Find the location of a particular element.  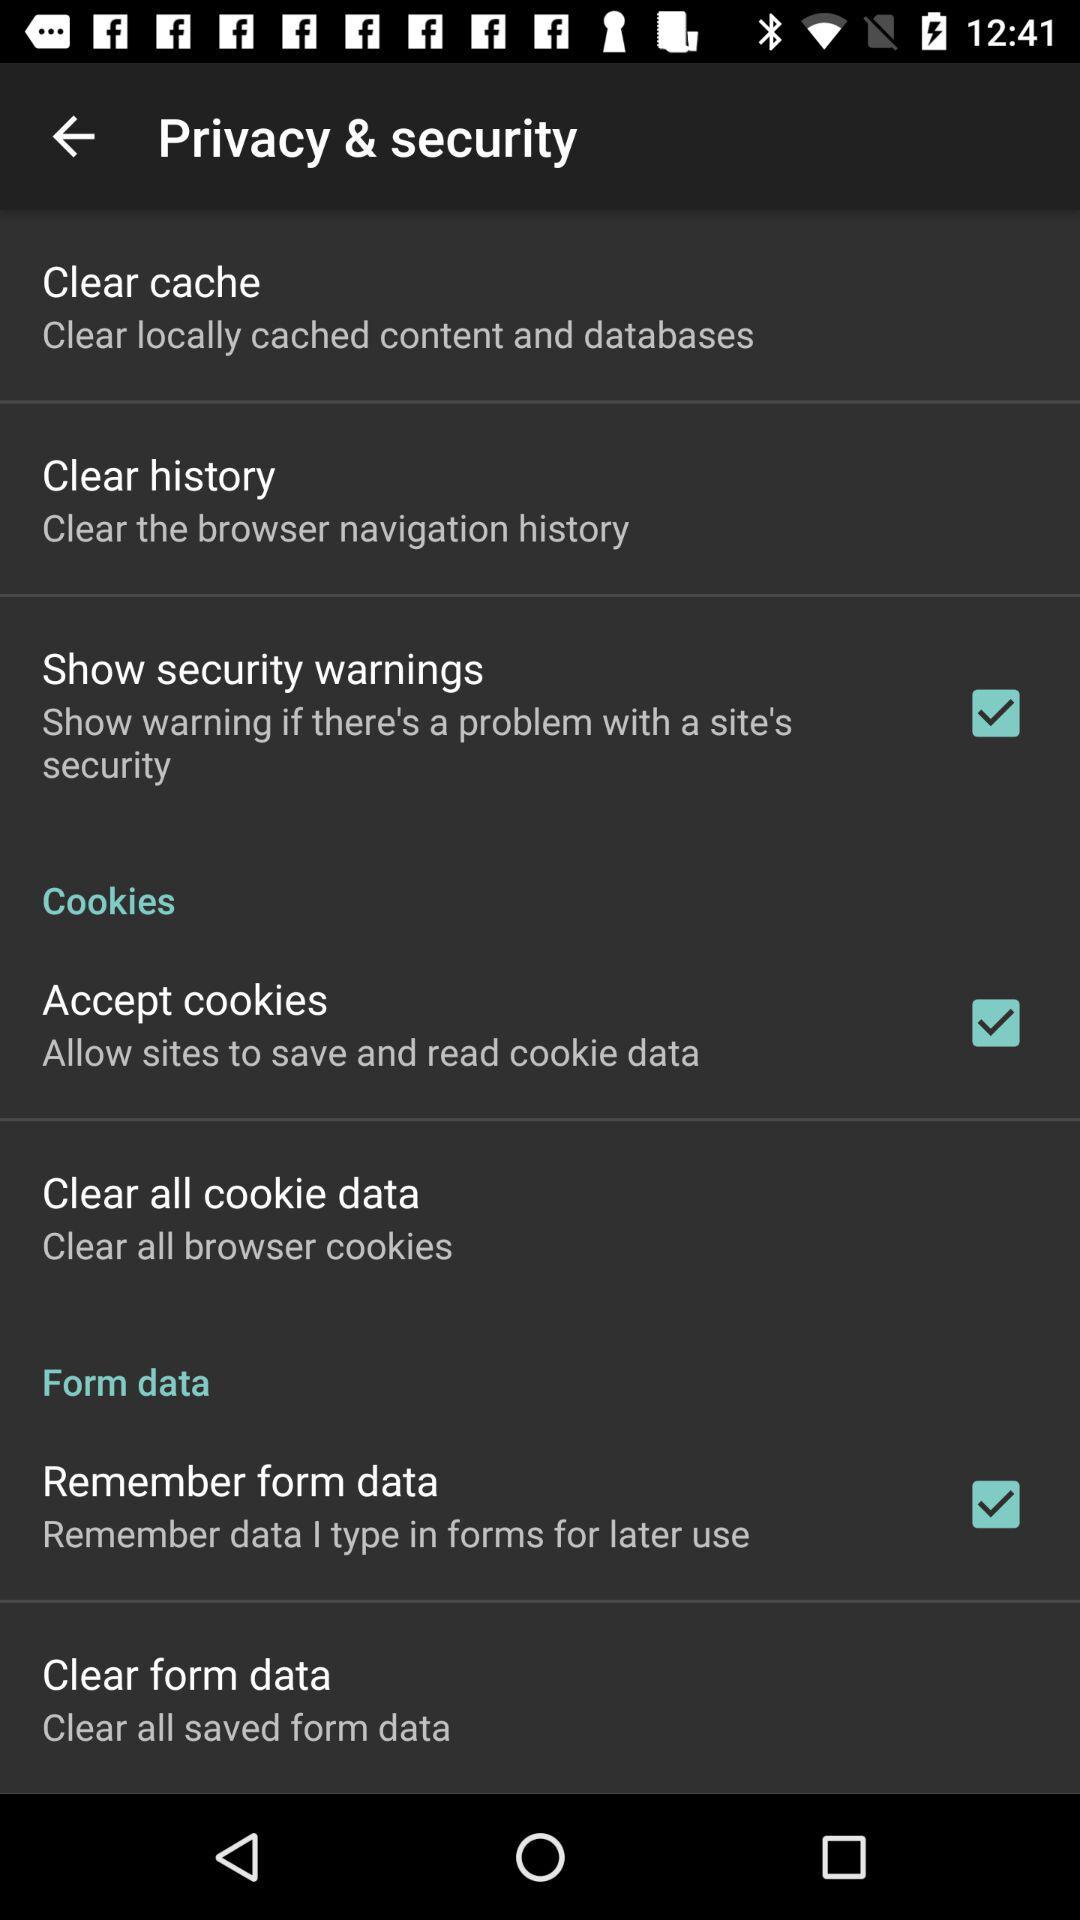

the app above the clear cache icon is located at coordinates (72, 135).